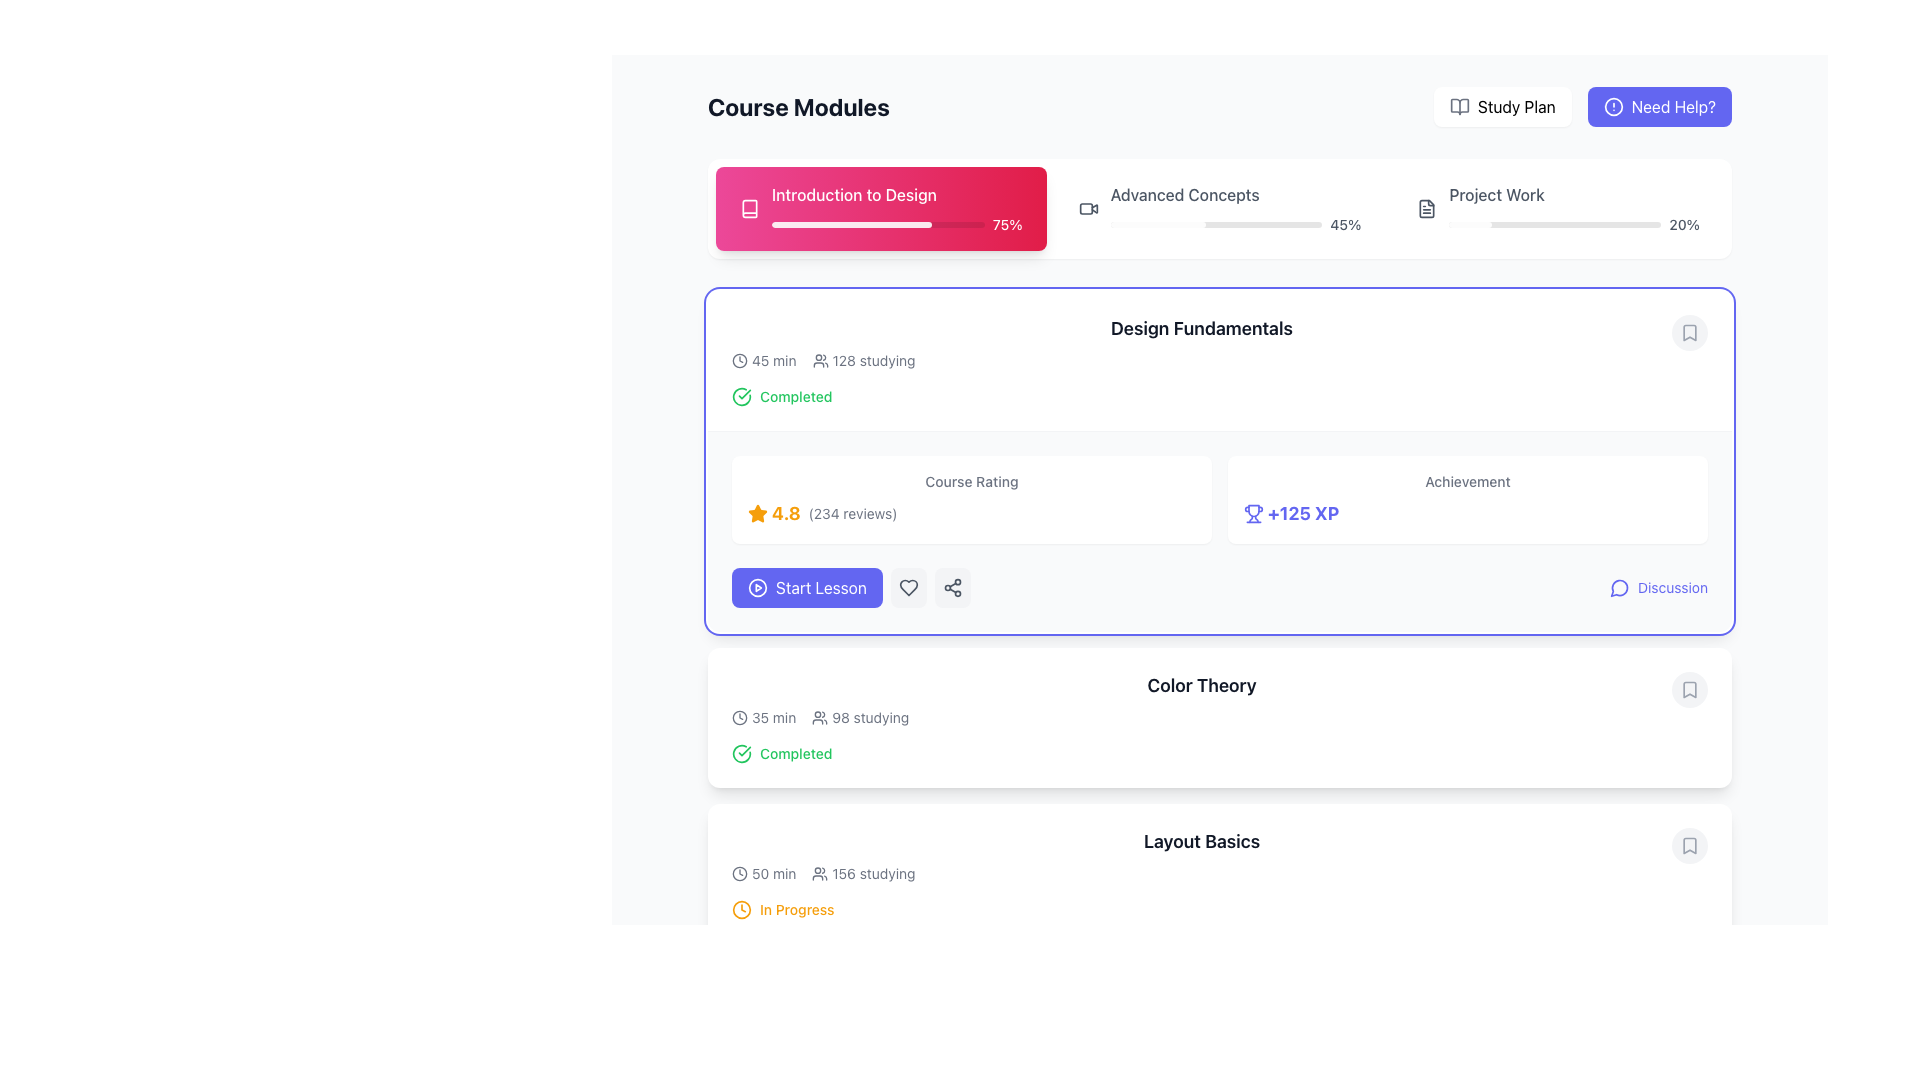 The width and height of the screenshot is (1920, 1080). Describe the element at coordinates (797, 107) in the screenshot. I see `the header or title text component located in the top-left portion of the interface, which provides a descriptive label for the course modules` at that location.